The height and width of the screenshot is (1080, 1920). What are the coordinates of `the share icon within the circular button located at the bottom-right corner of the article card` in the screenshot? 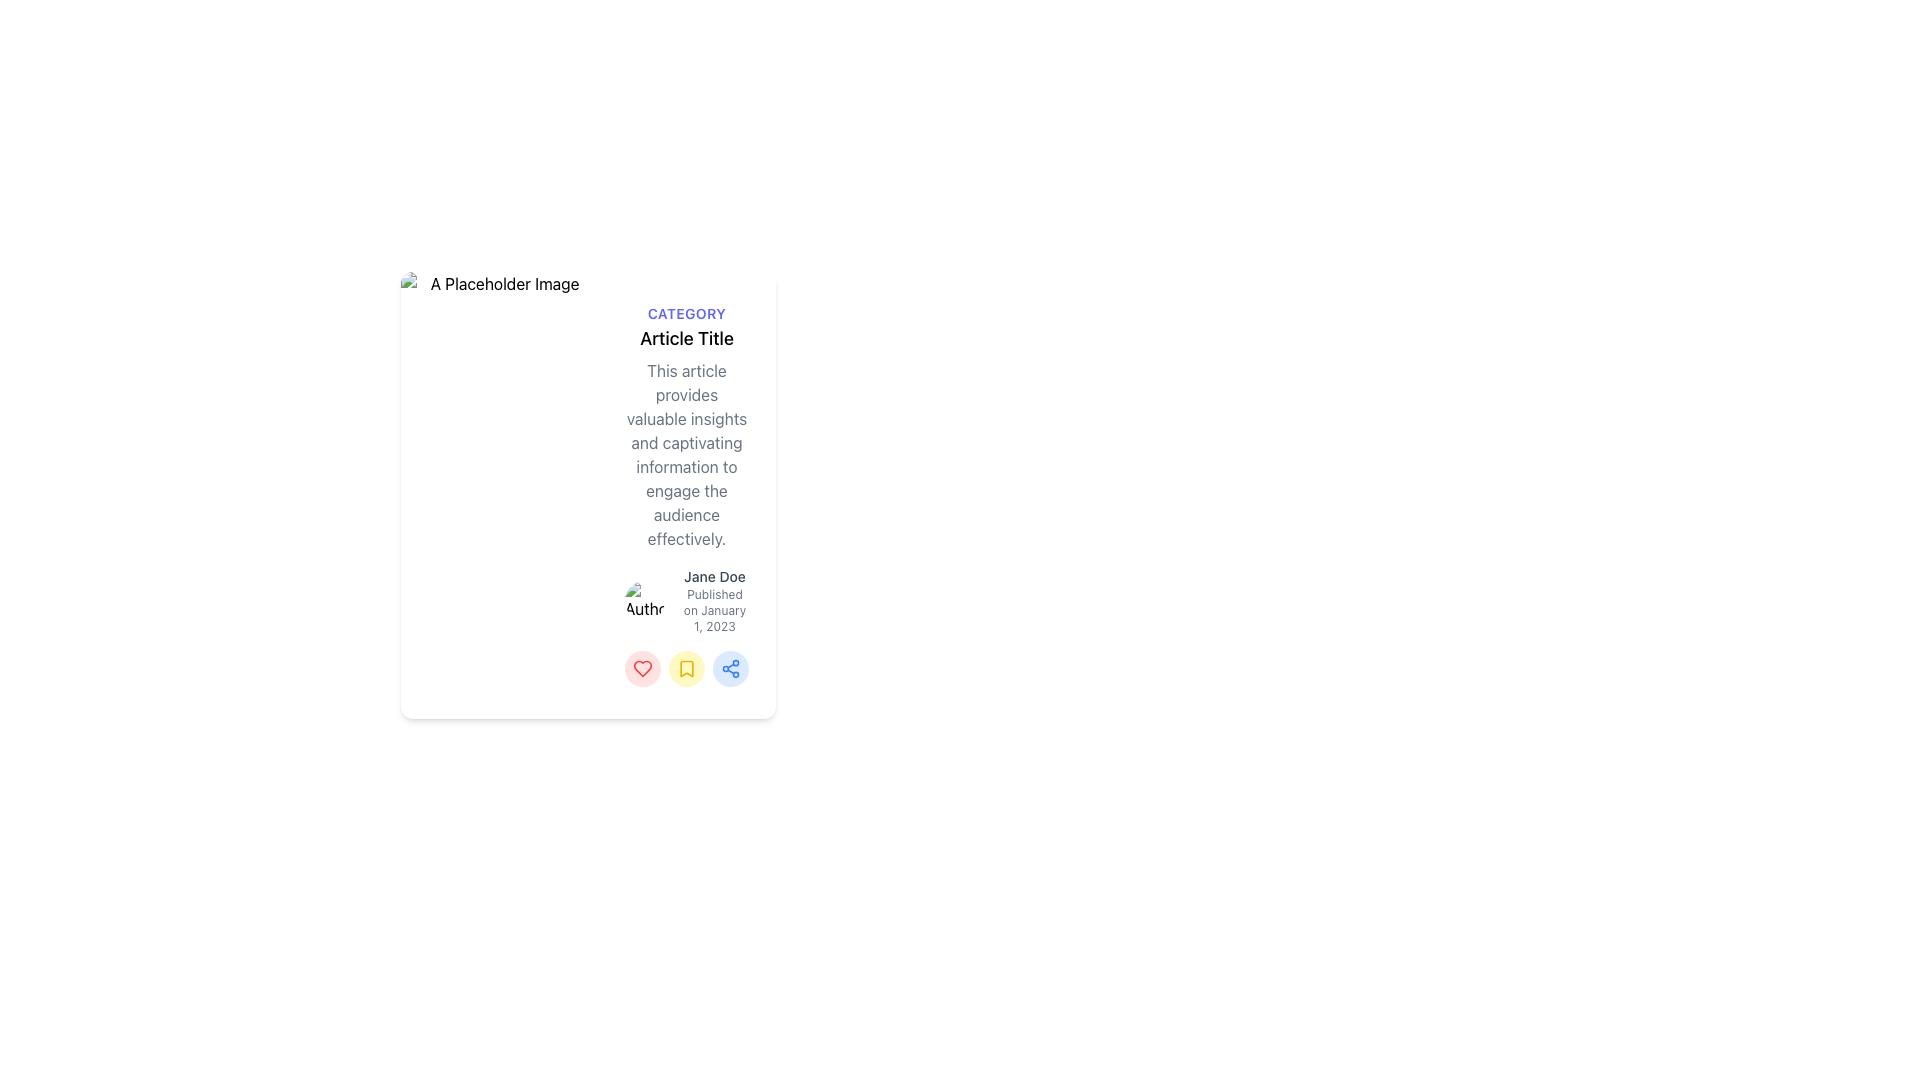 It's located at (729, 668).